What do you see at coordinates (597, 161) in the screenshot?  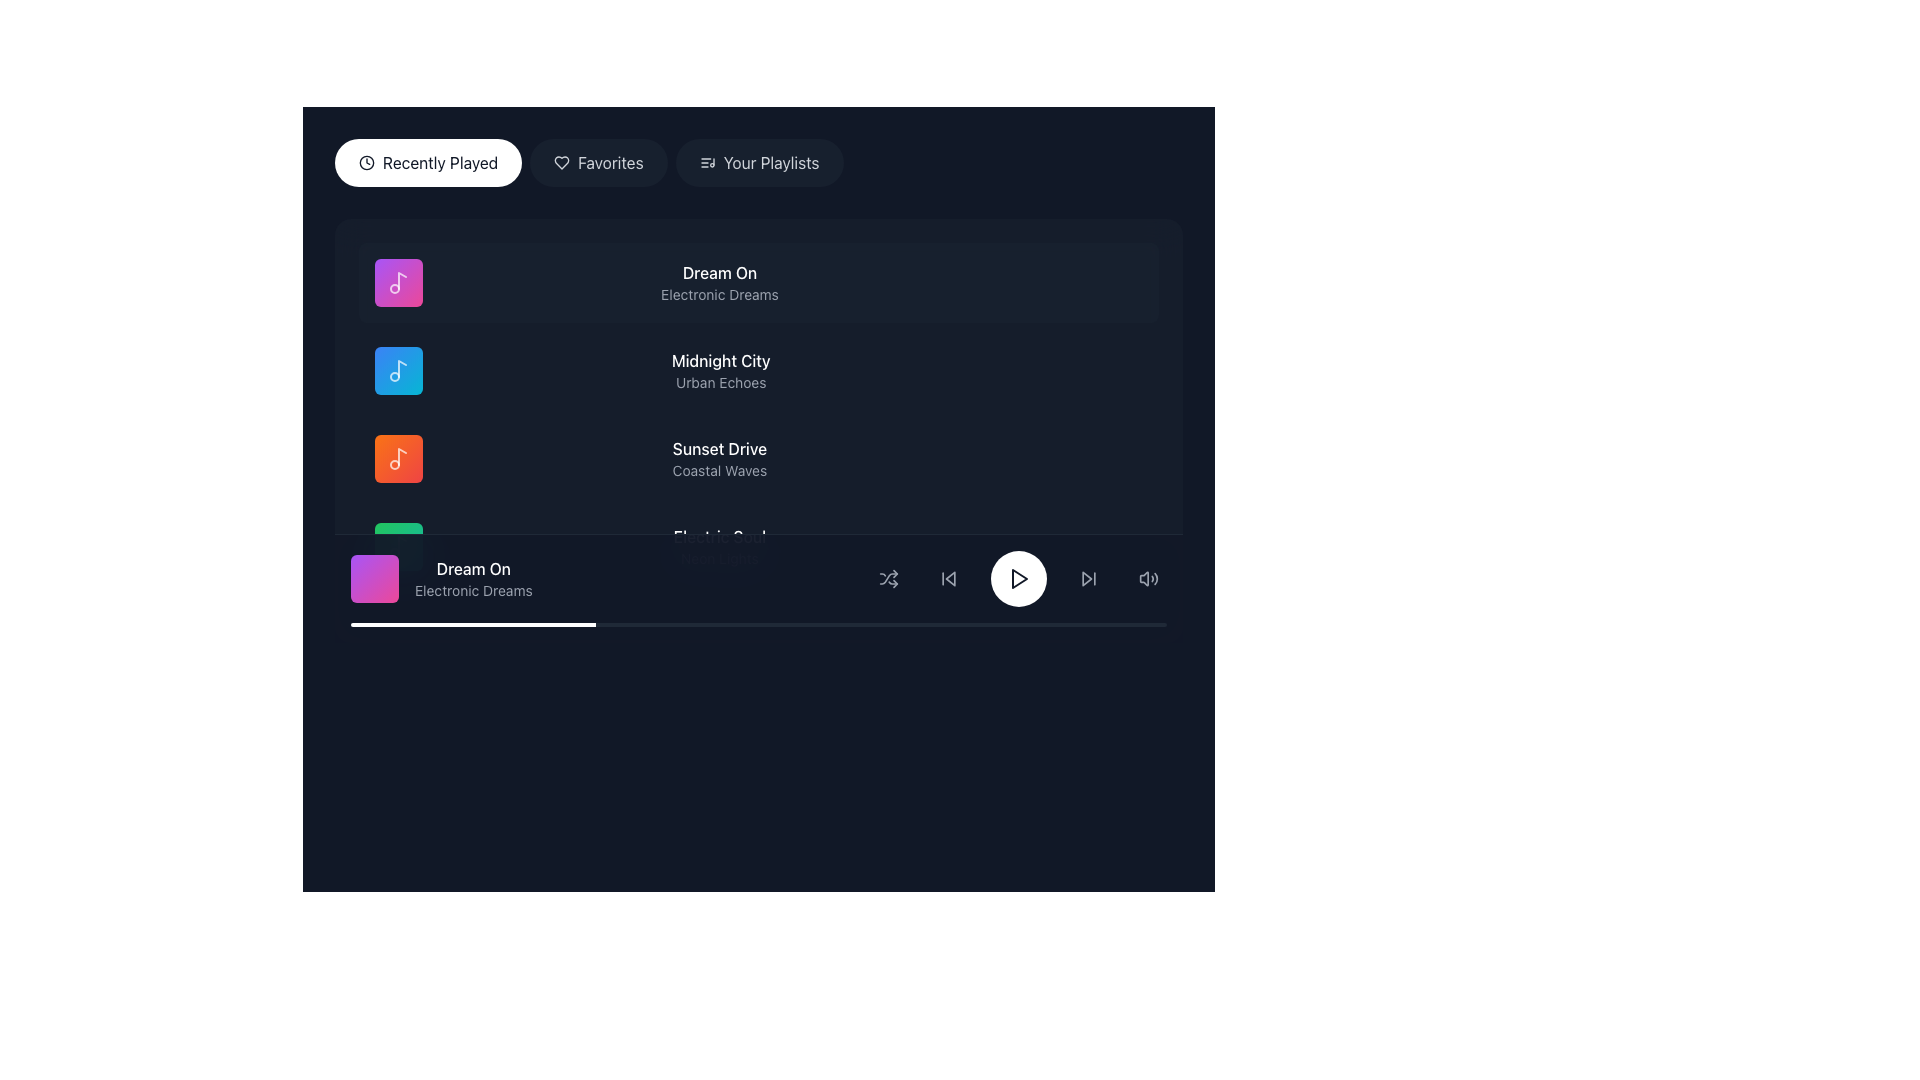 I see `the 'Favorites' button, which has a dark semi-transparent gray background and white text, to change its style` at bounding box center [597, 161].